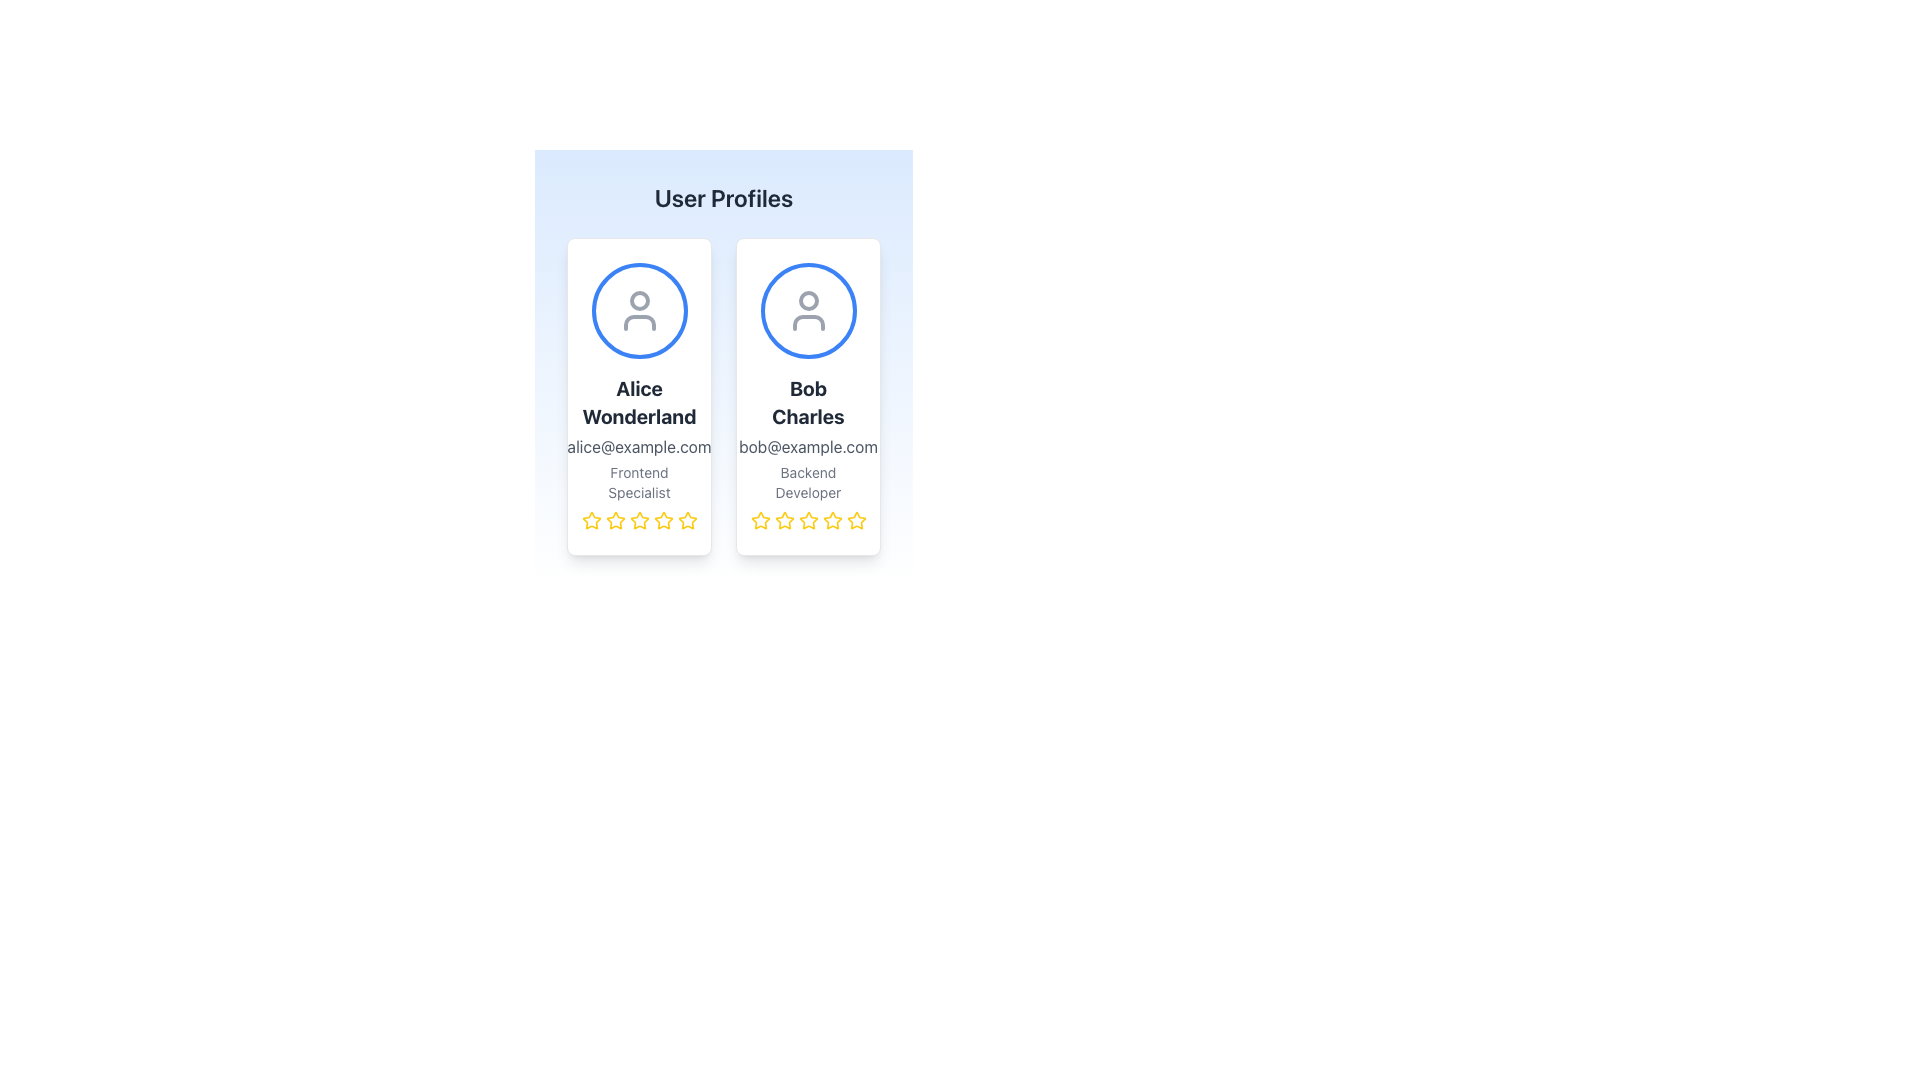  What do you see at coordinates (638, 311) in the screenshot?
I see `the user's avatar icon located in the upper section of the leftmost user profile card, directly above the text 'Alice Wonderland'` at bounding box center [638, 311].